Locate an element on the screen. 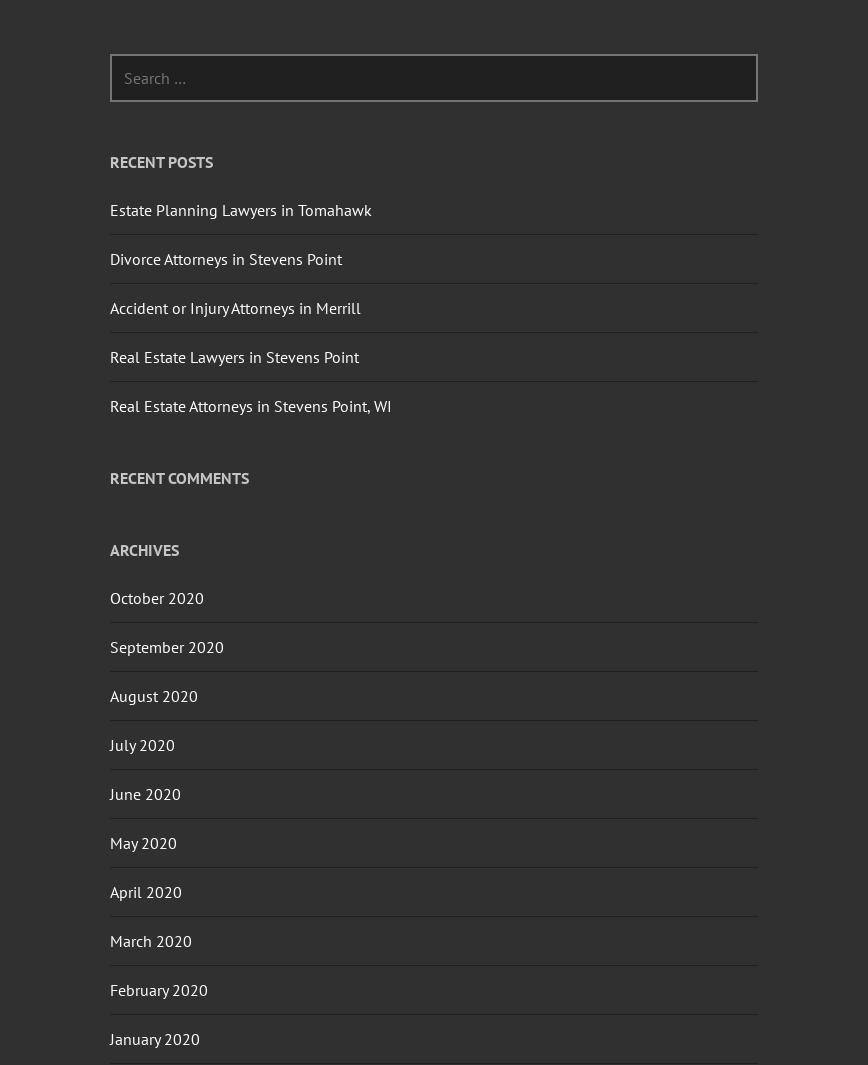 This screenshot has width=868, height=1065. 'August 2020' is located at coordinates (153, 695).